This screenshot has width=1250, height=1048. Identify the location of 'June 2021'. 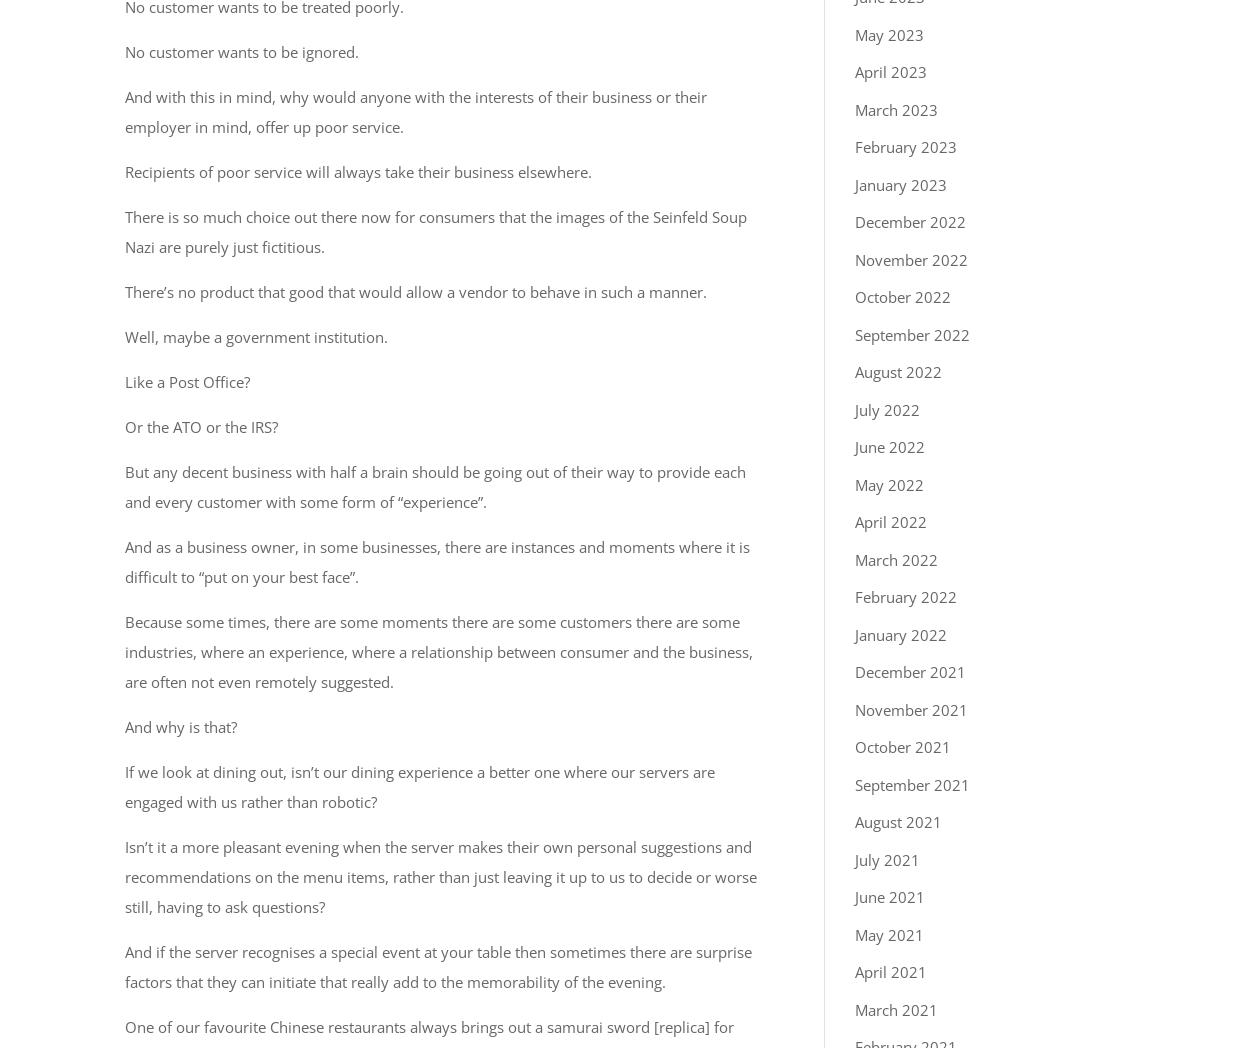
(890, 895).